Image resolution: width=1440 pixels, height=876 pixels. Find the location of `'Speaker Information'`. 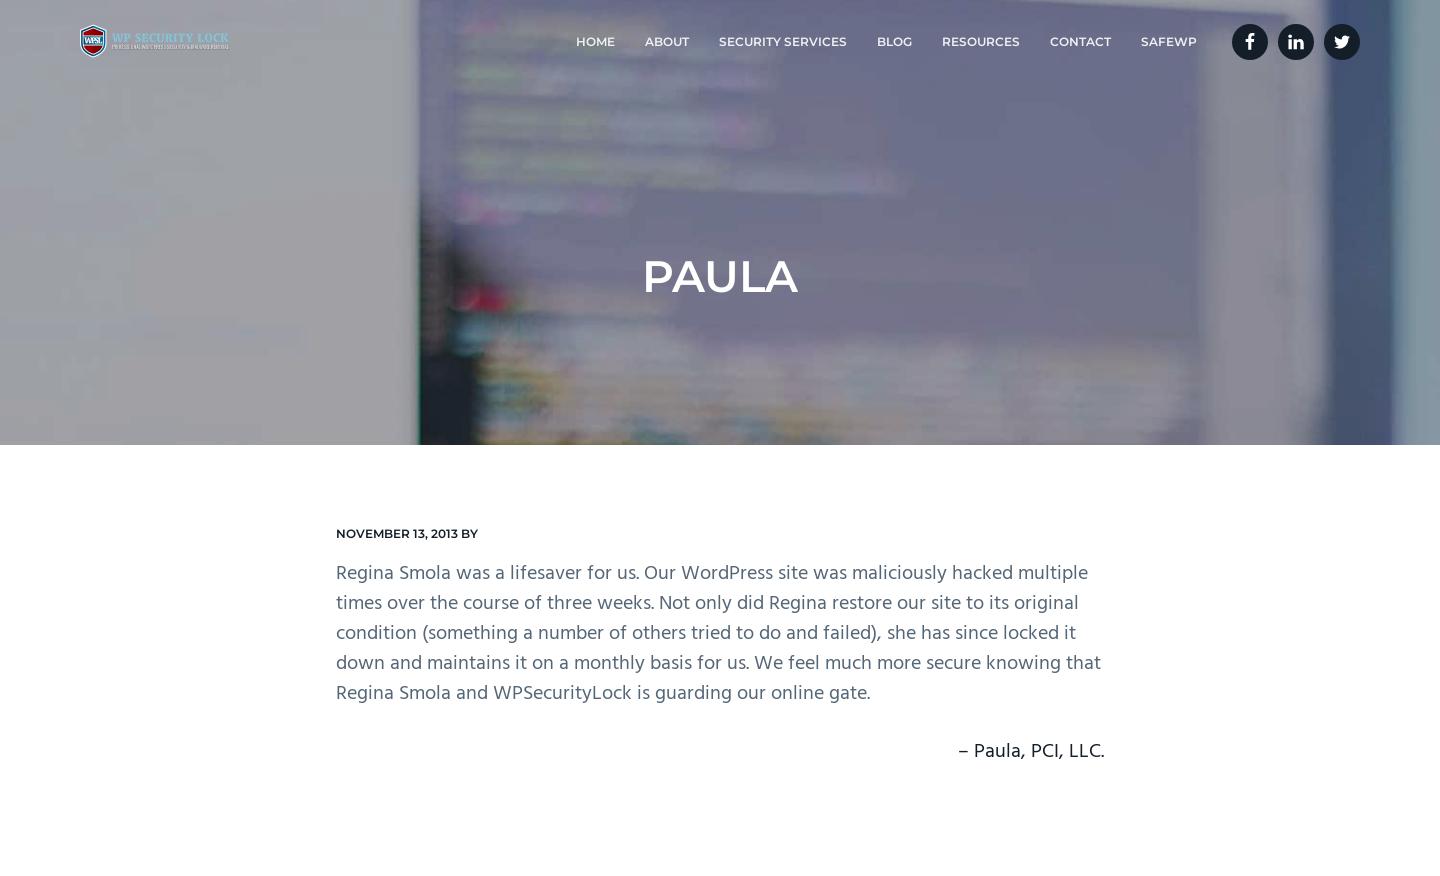

'Speaker Information' is located at coordinates (647, 149).